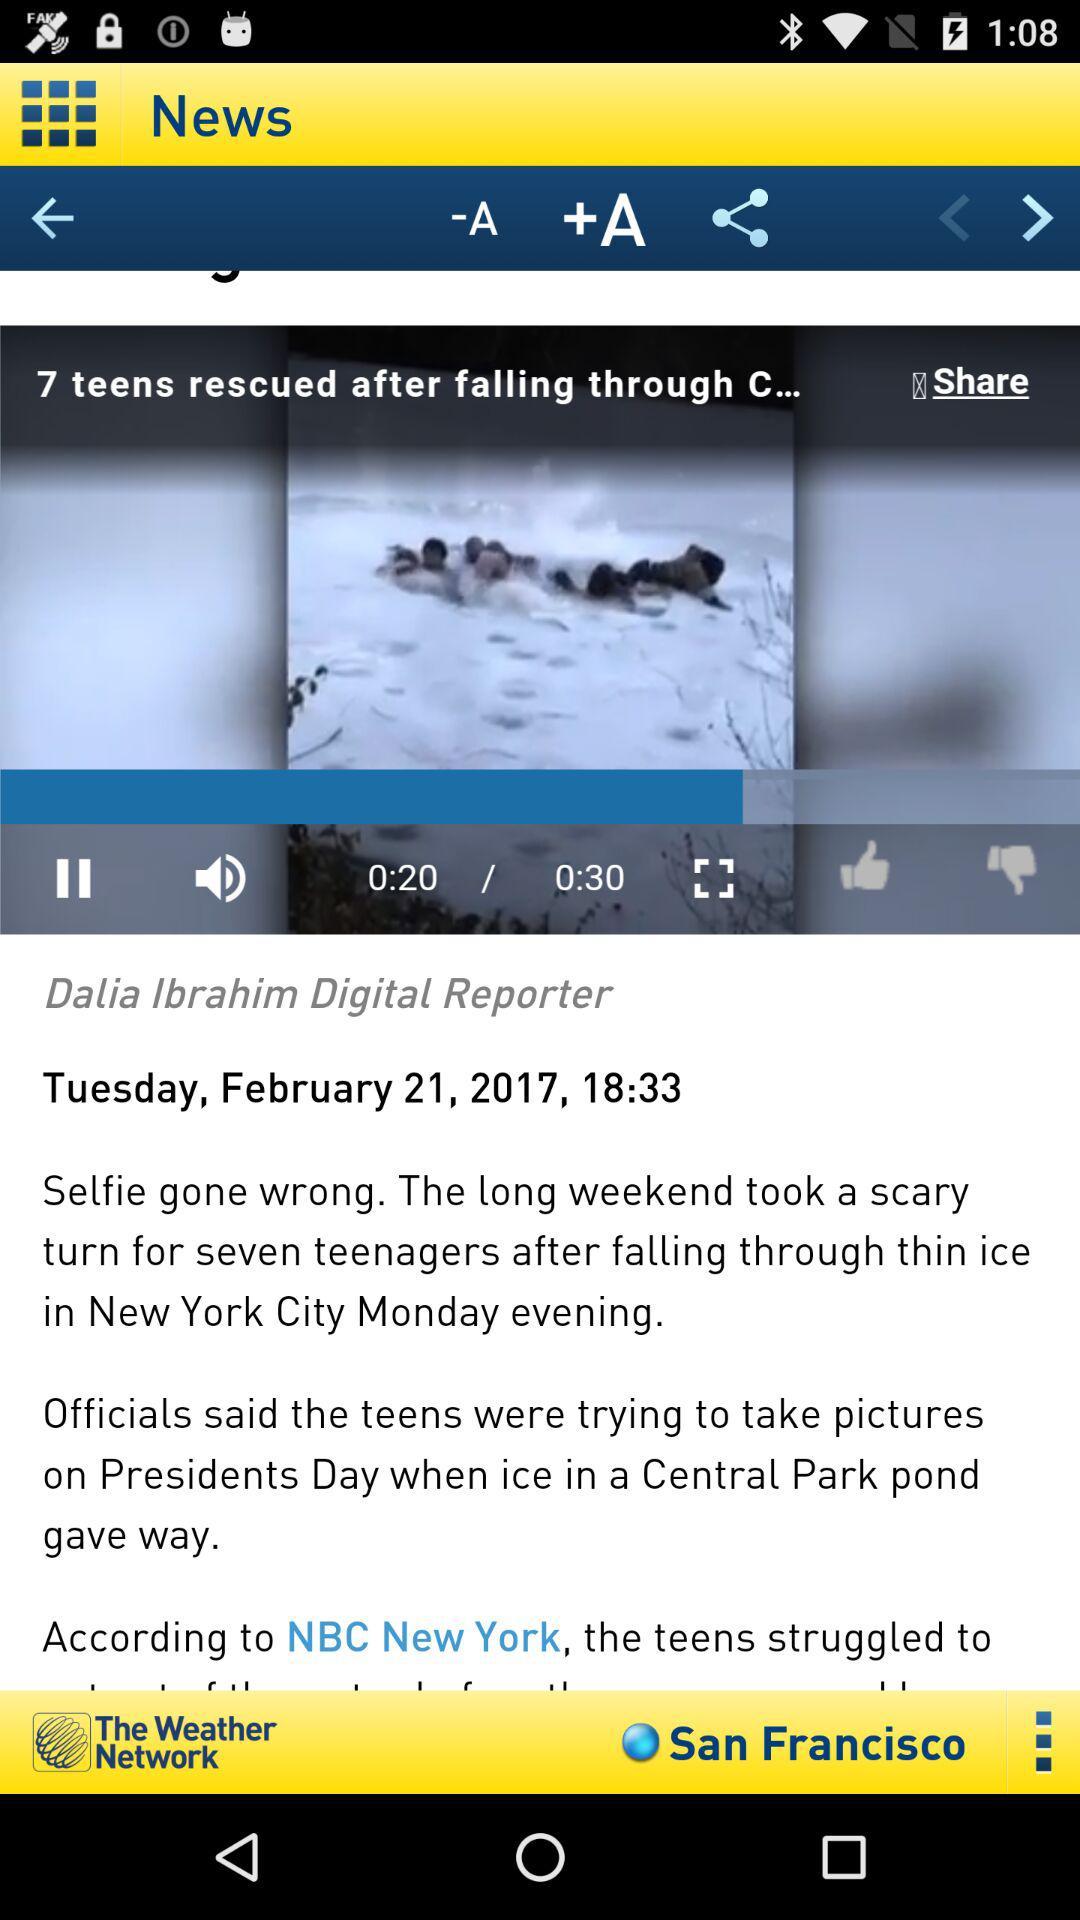 This screenshot has height=1920, width=1080. I want to click on got to previous page, so click(952, 217).